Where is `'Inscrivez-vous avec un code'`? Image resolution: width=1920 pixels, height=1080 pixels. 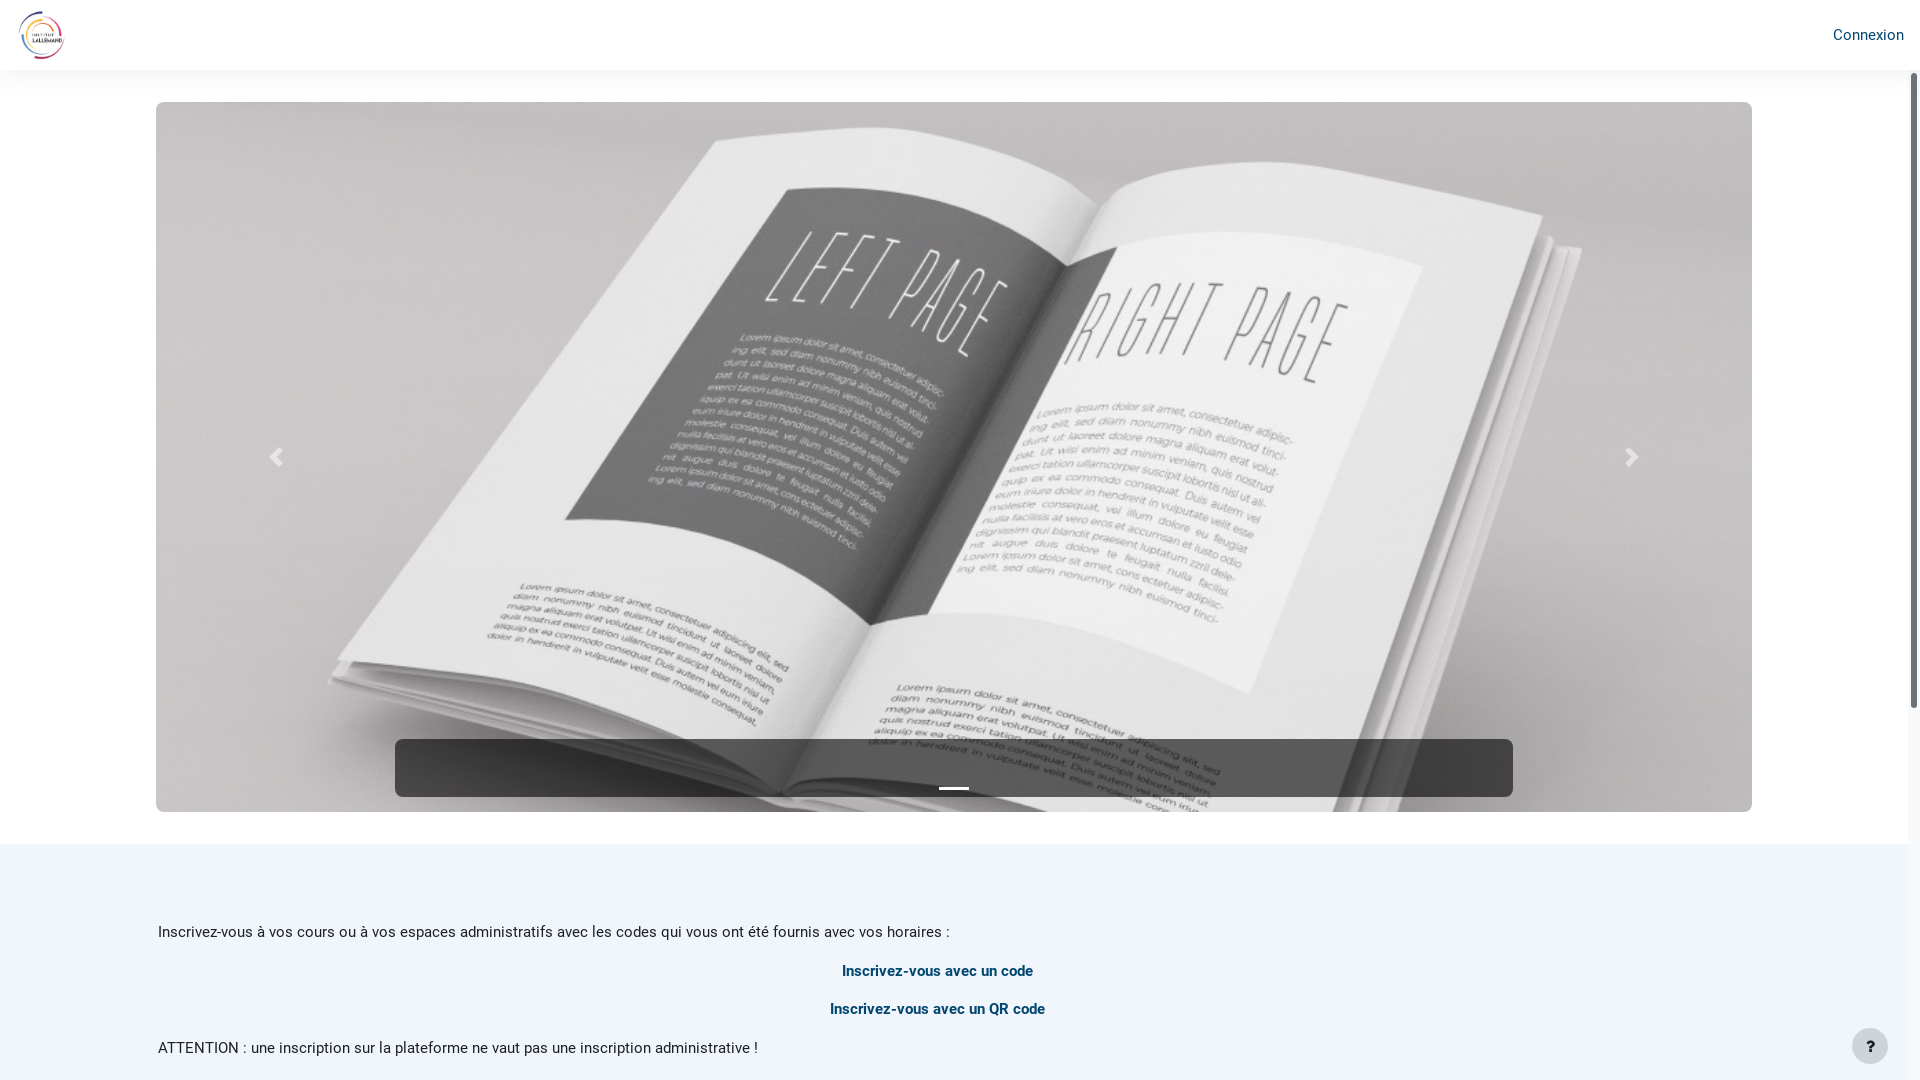
'Inscrivez-vous avec un code' is located at coordinates (936, 970).